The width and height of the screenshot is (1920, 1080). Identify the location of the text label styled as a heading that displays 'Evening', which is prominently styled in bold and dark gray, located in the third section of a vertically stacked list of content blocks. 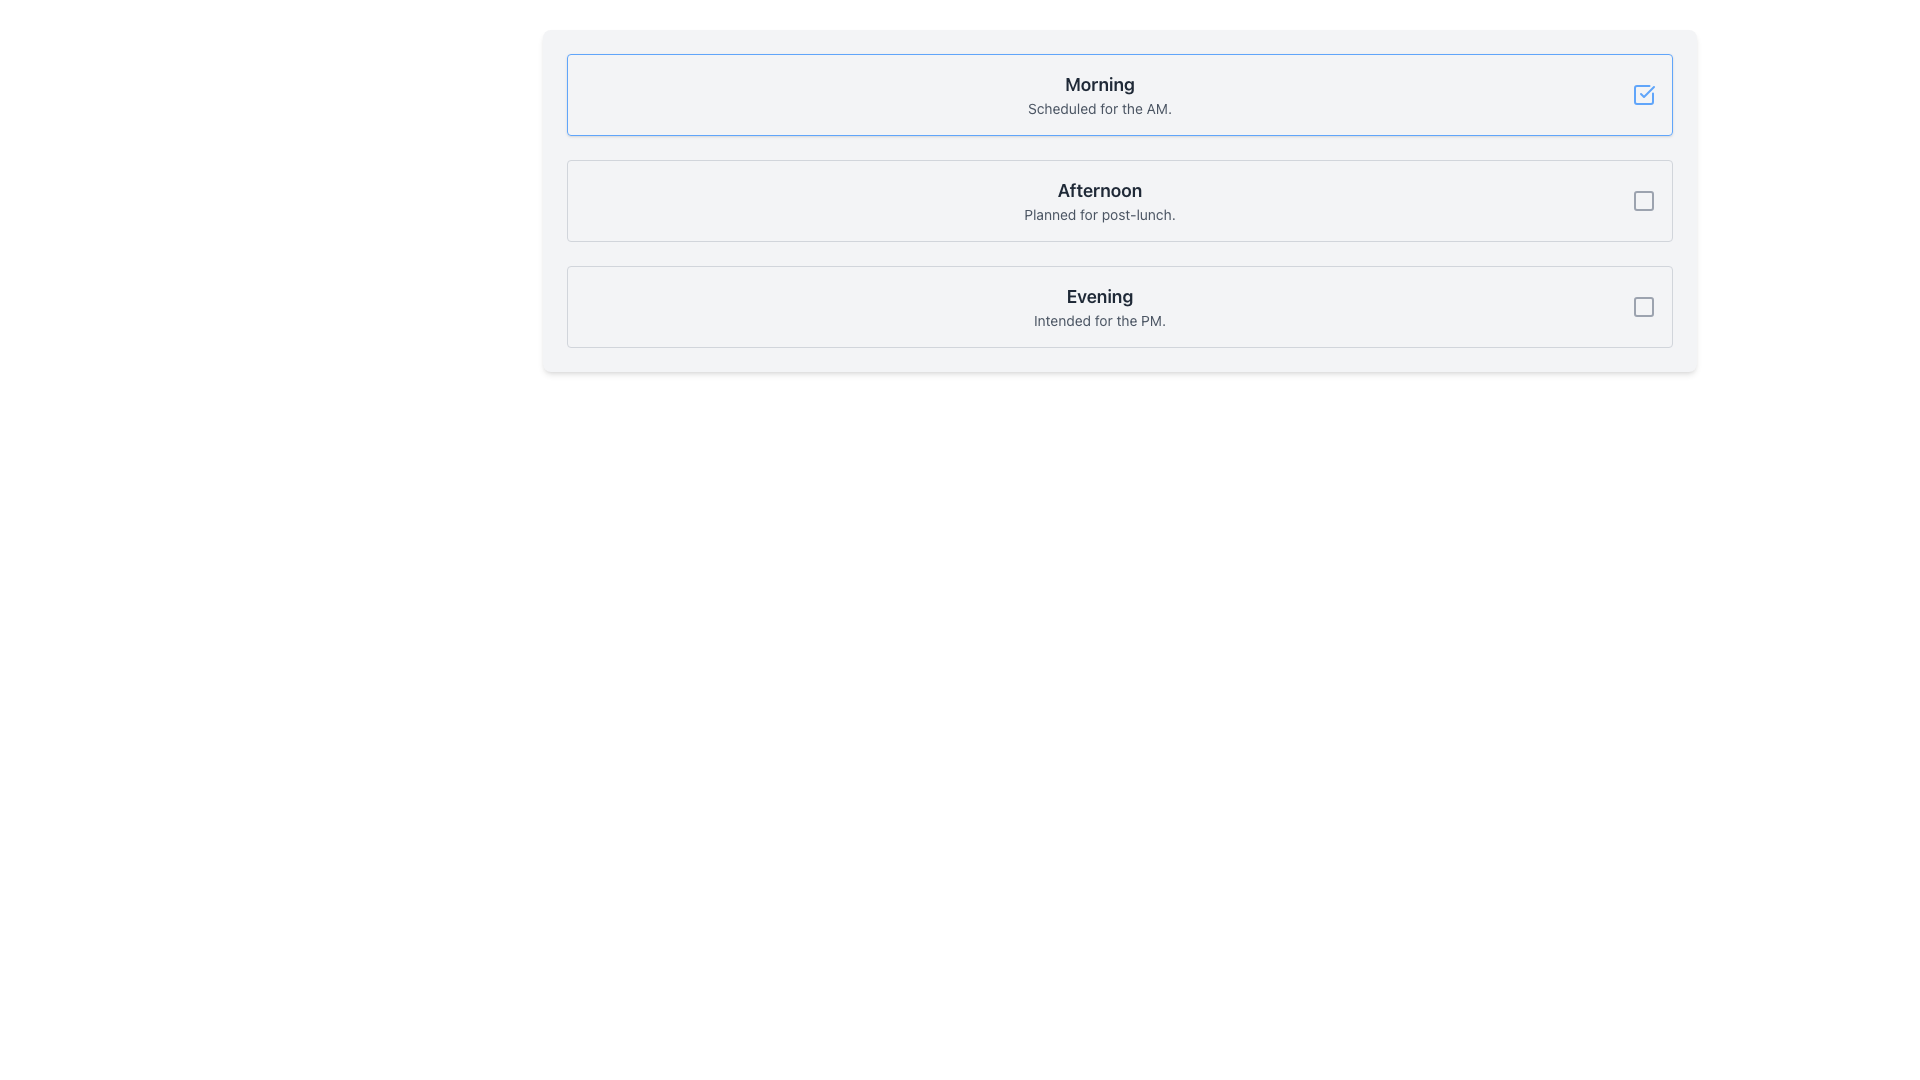
(1098, 297).